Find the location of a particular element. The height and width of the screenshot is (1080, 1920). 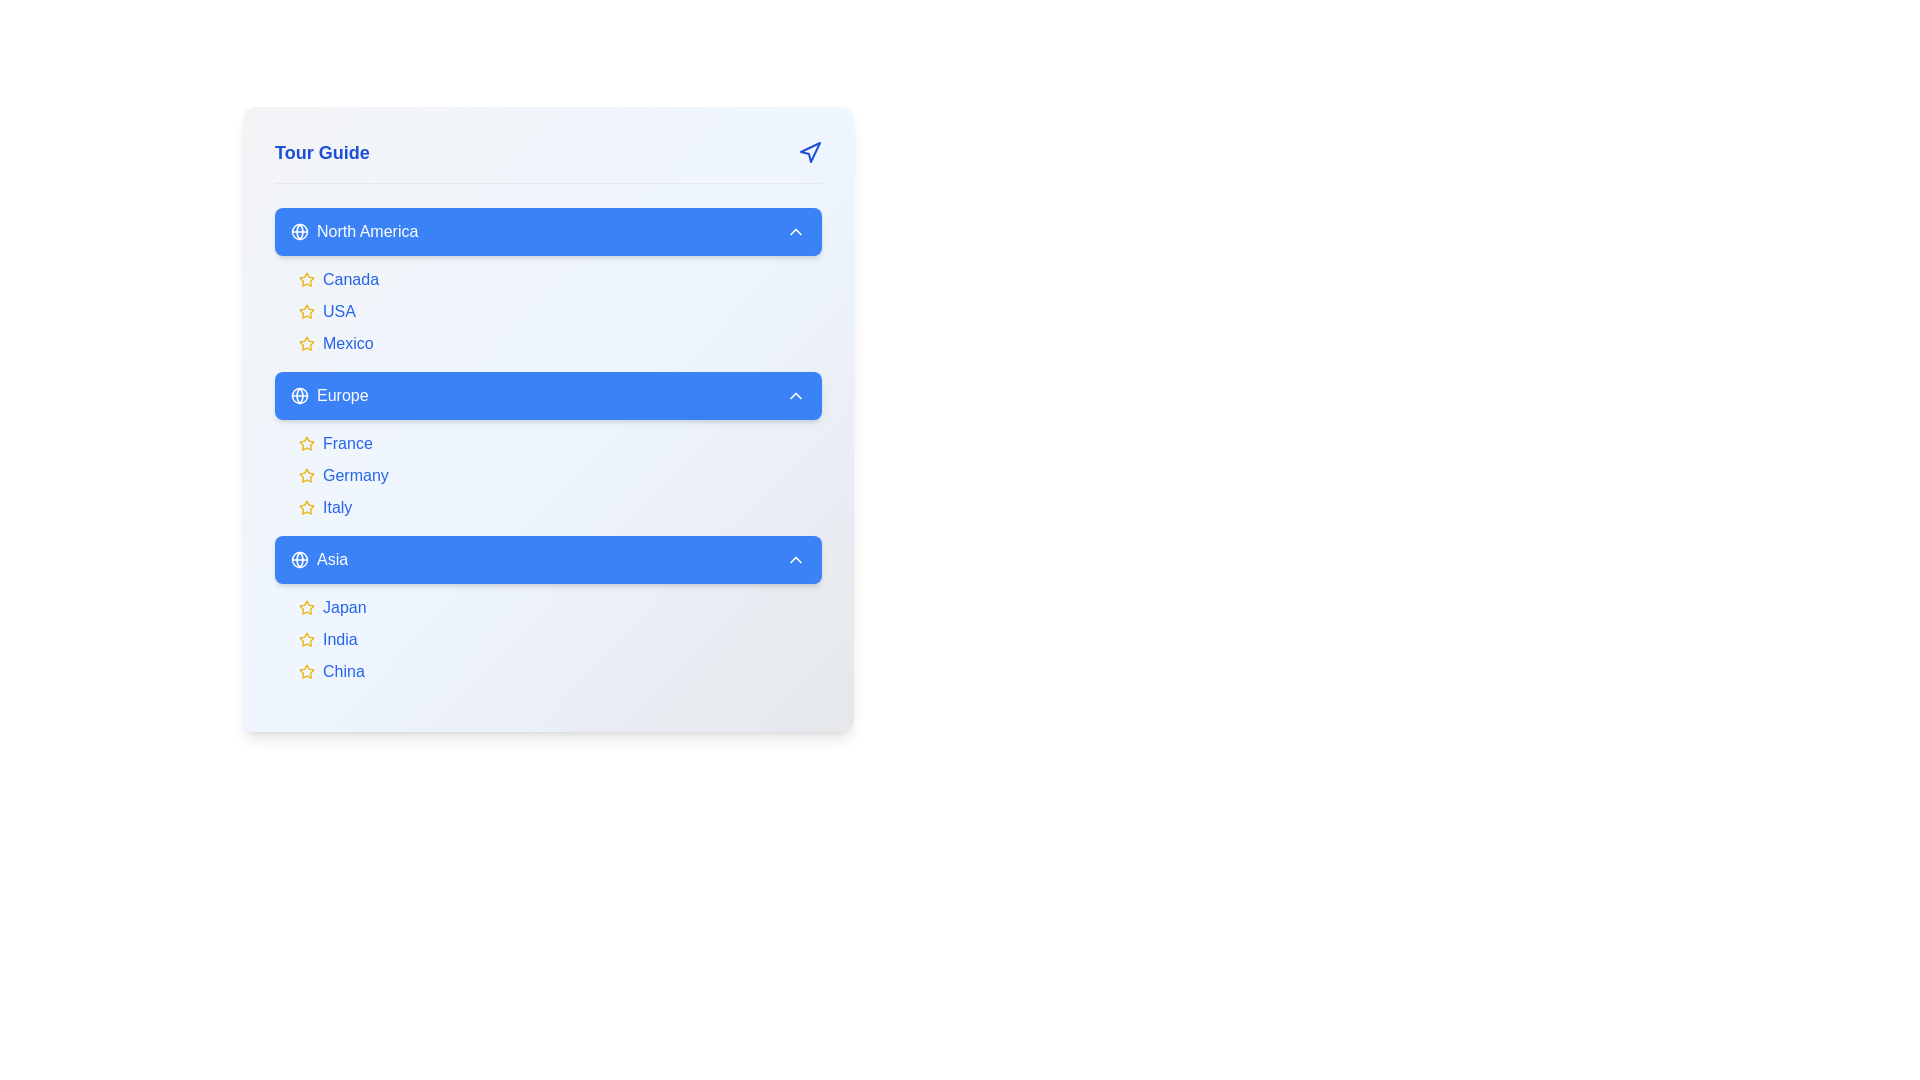

the 'Canada' hyperlink, which is the first item in the 'North America' section is located at coordinates (560, 280).